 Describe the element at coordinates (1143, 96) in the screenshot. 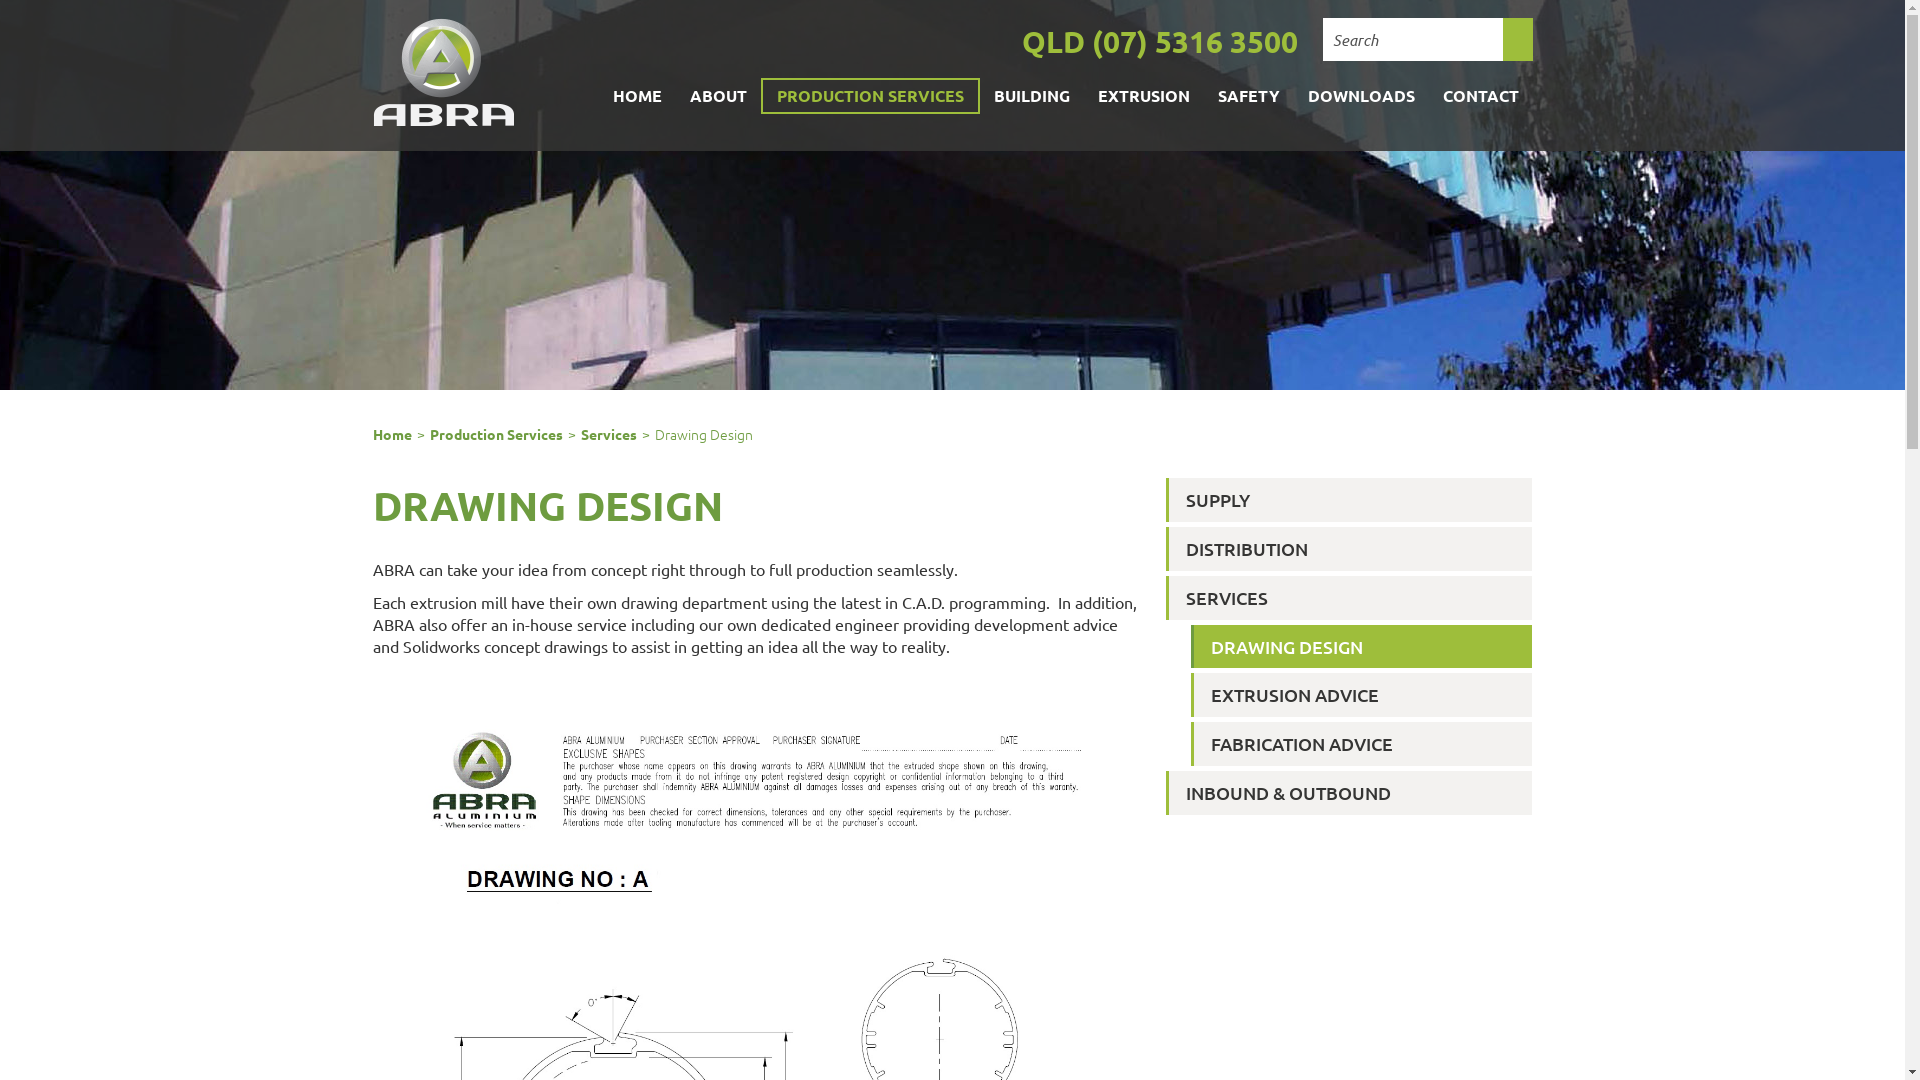

I see `'EXTRUSION'` at that location.